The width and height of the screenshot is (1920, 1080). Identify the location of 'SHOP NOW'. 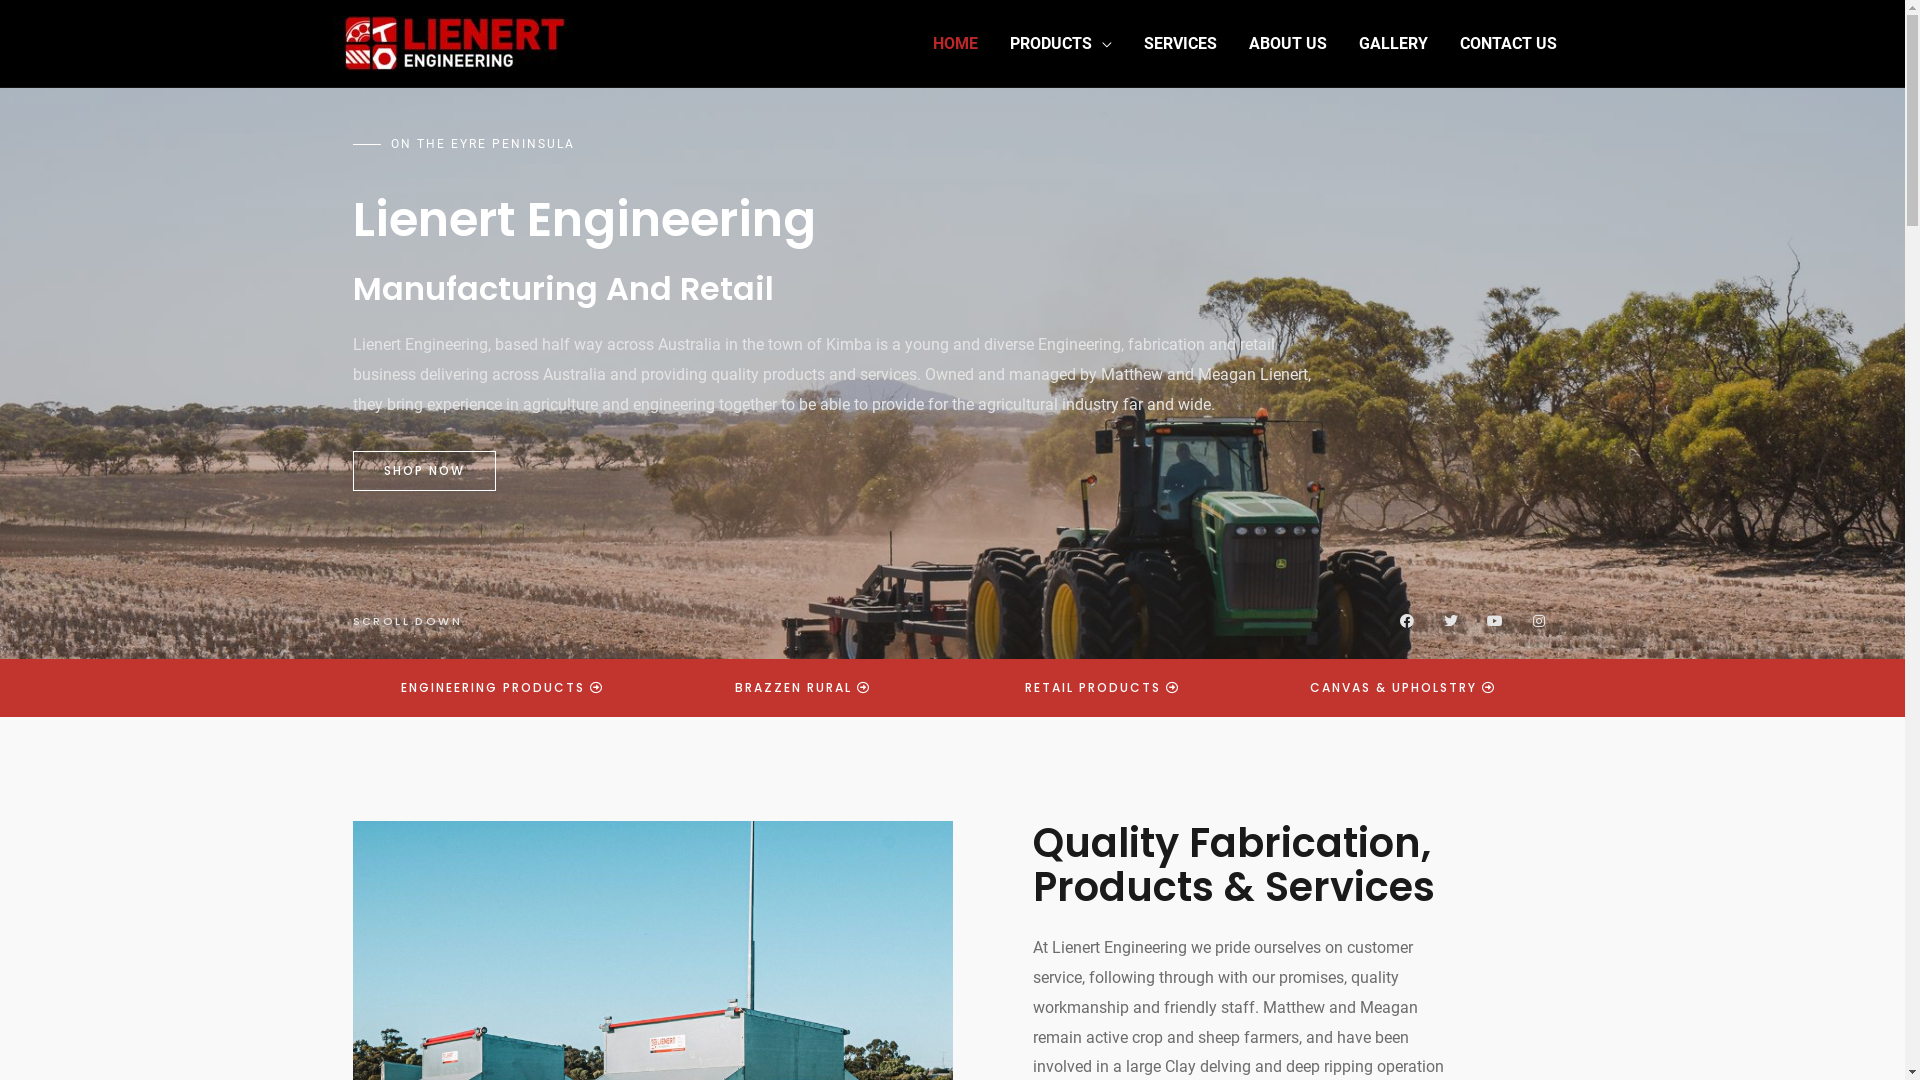
(422, 470).